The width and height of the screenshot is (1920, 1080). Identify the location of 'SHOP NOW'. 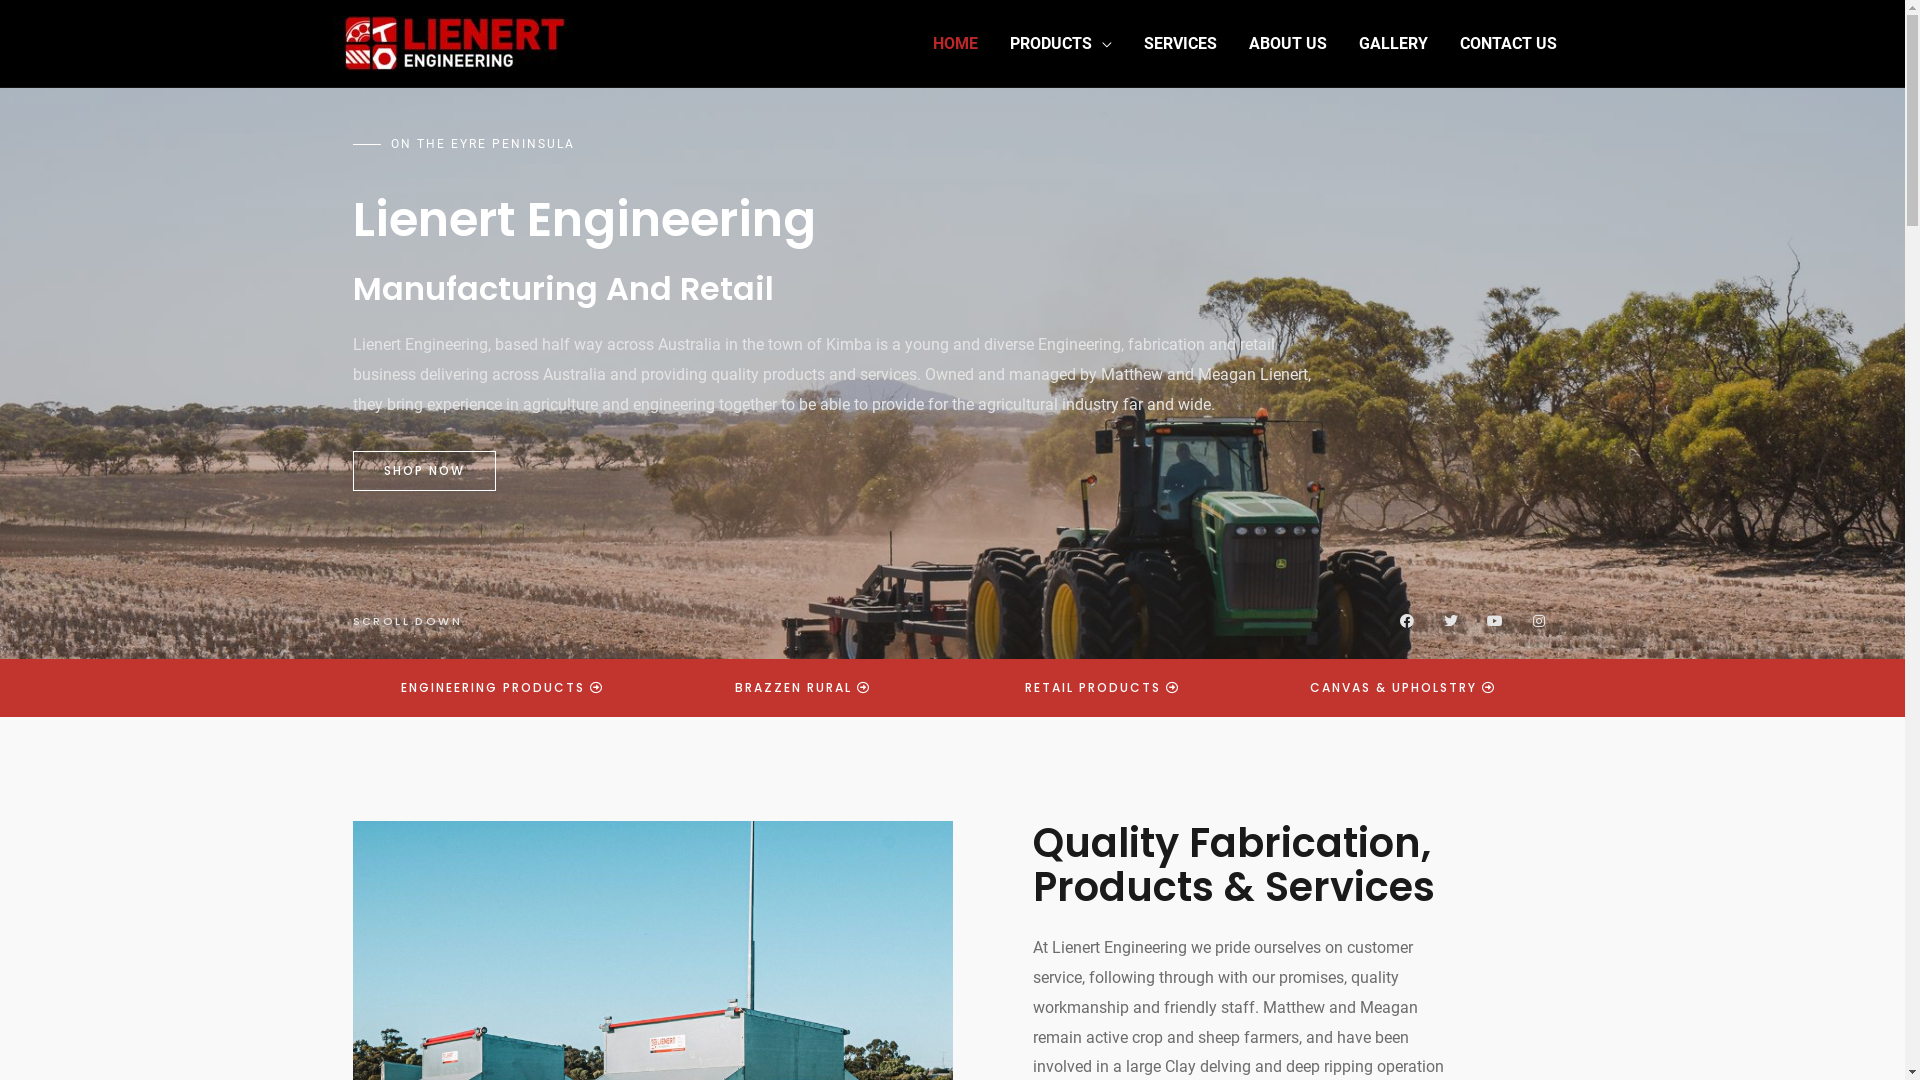
(422, 470).